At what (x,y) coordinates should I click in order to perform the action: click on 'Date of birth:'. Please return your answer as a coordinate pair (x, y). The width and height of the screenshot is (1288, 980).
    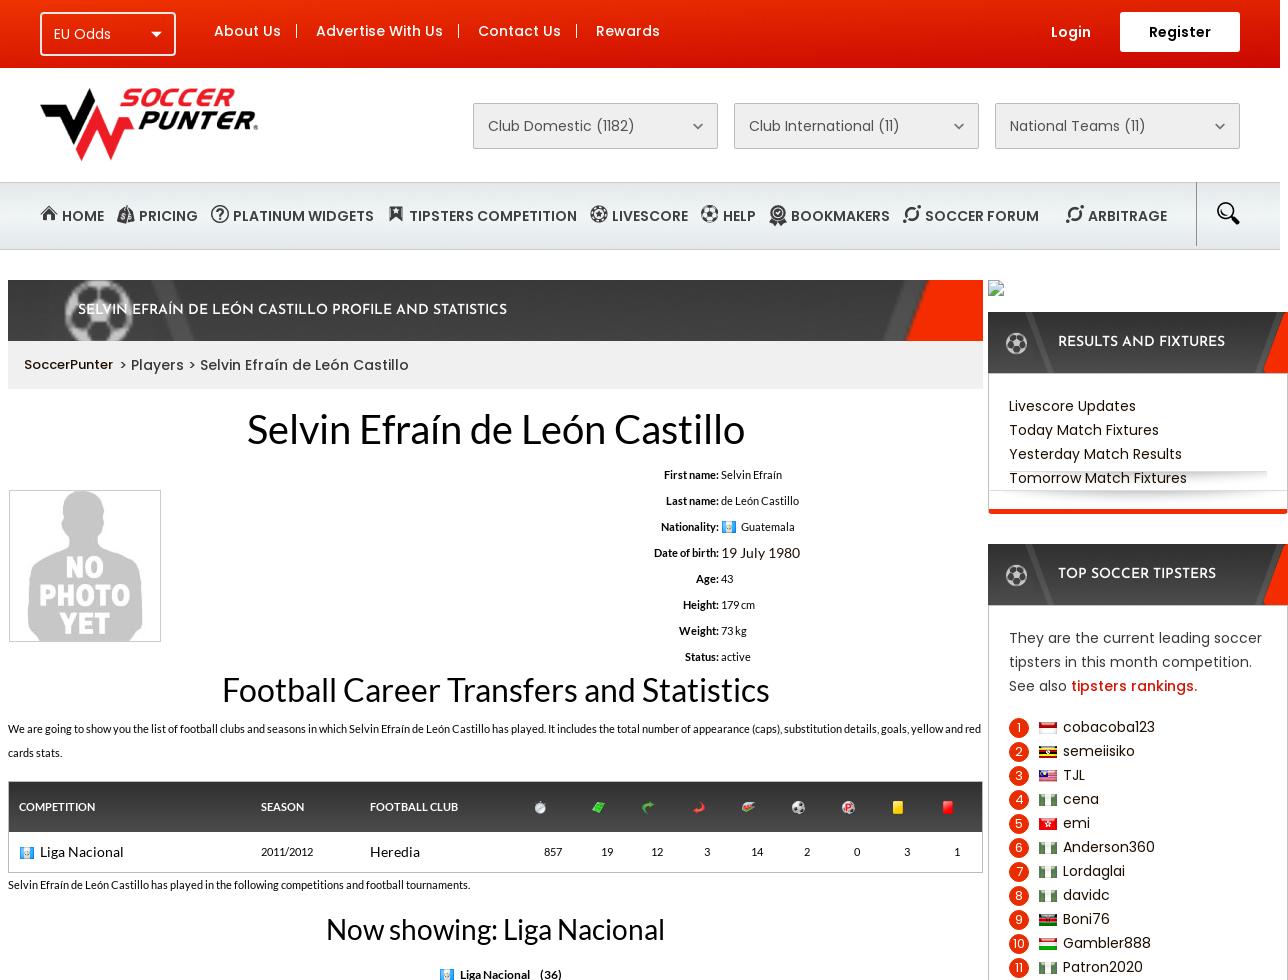
    Looking at the image, I should click on (685, 552).